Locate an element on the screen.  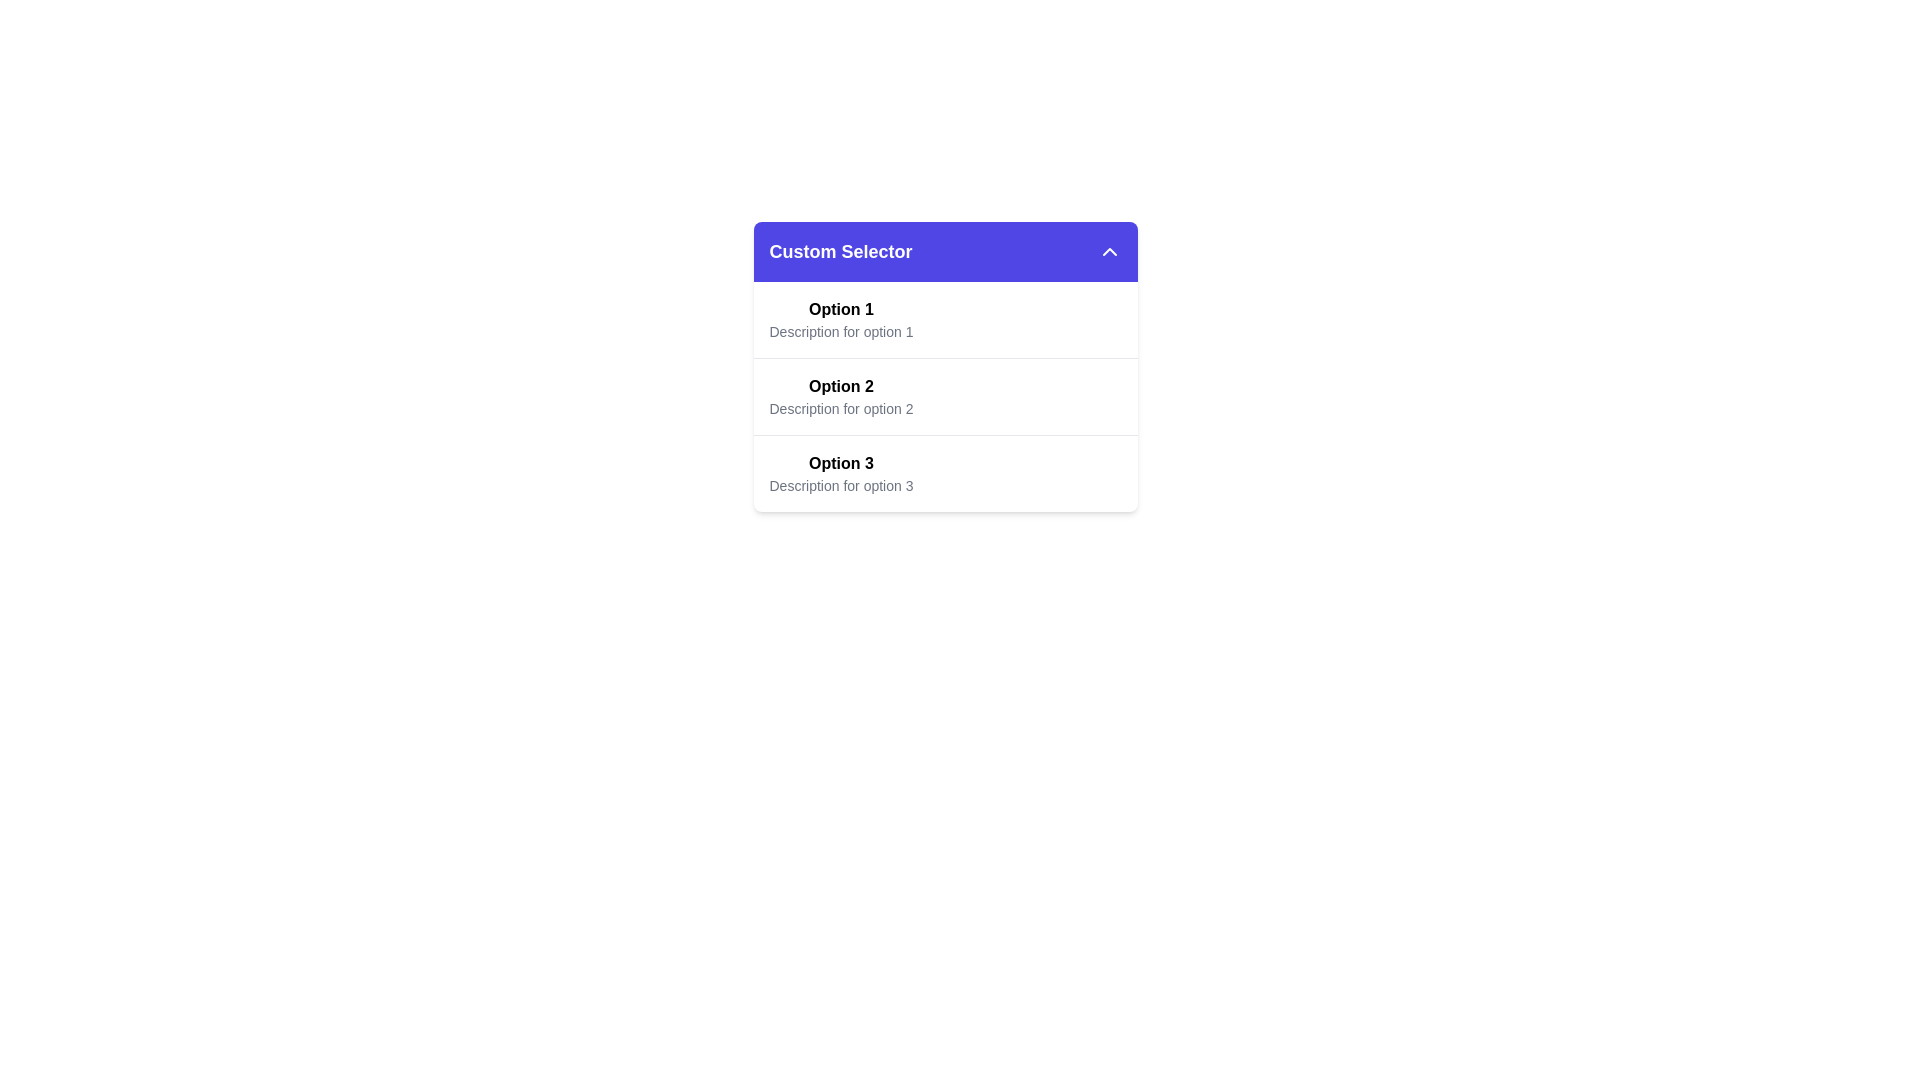
the first item in the dropdown list labeled 'Option 1' is located at coordinates (944, 319).